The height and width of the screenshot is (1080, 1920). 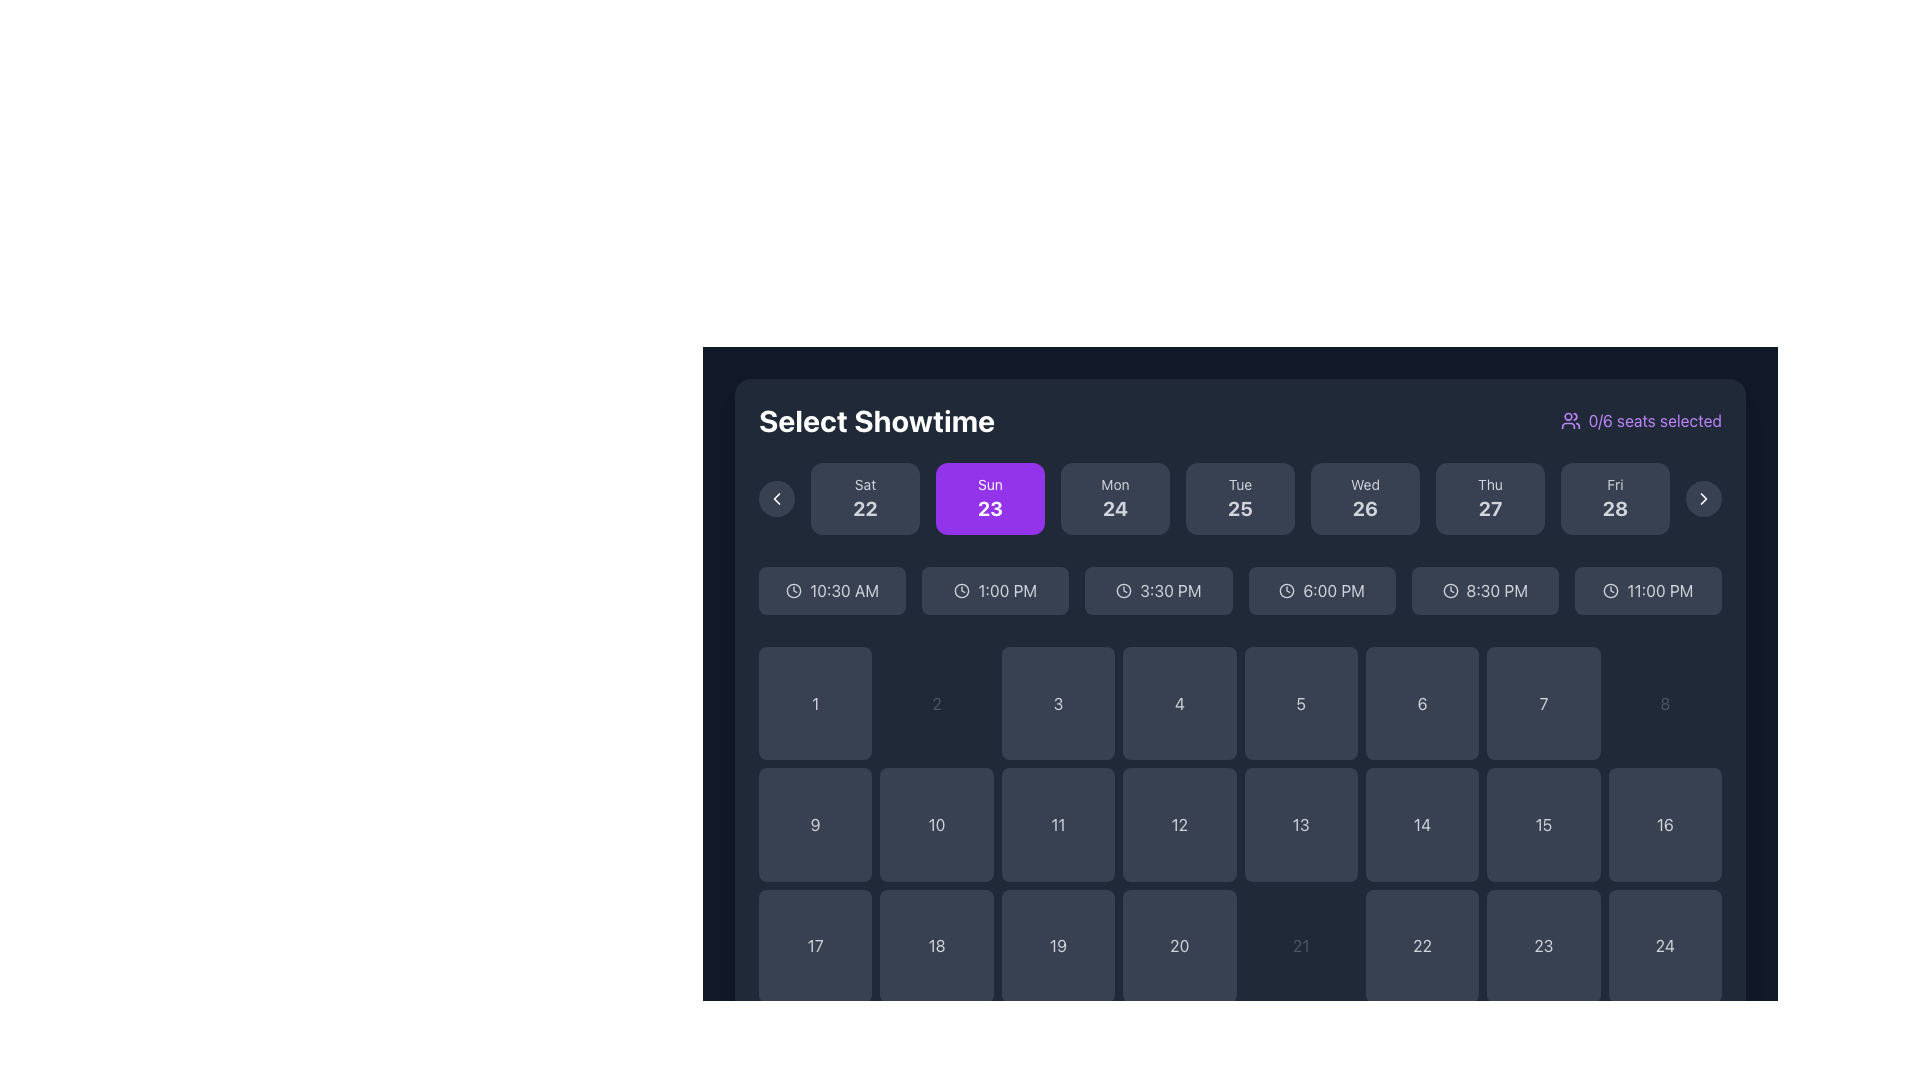 I want to click on the chevron icon pointing left, which is part of a navigation button located on the leftmost side of the interface, slightly below the title 'Select Showtime', so click(x=776, y=497).